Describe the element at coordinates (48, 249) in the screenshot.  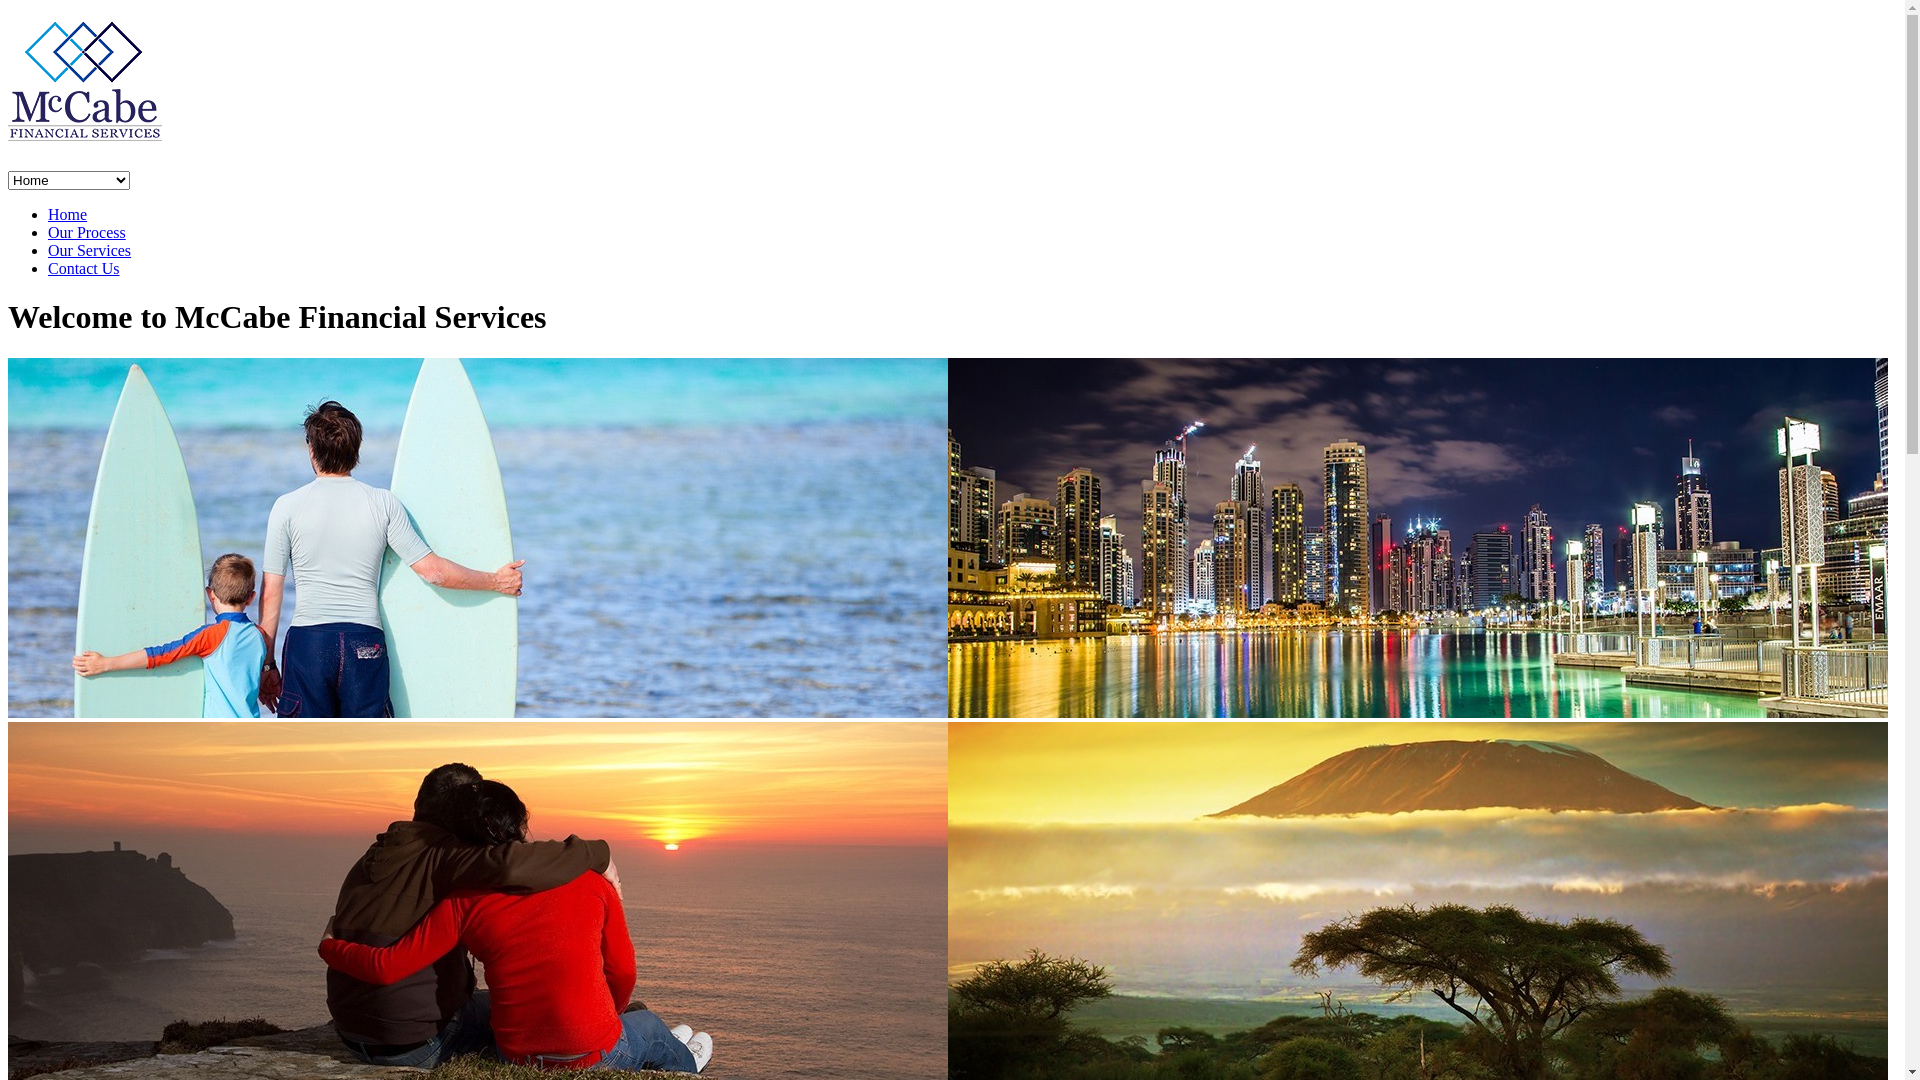
I see `'Our Services'` at that location.